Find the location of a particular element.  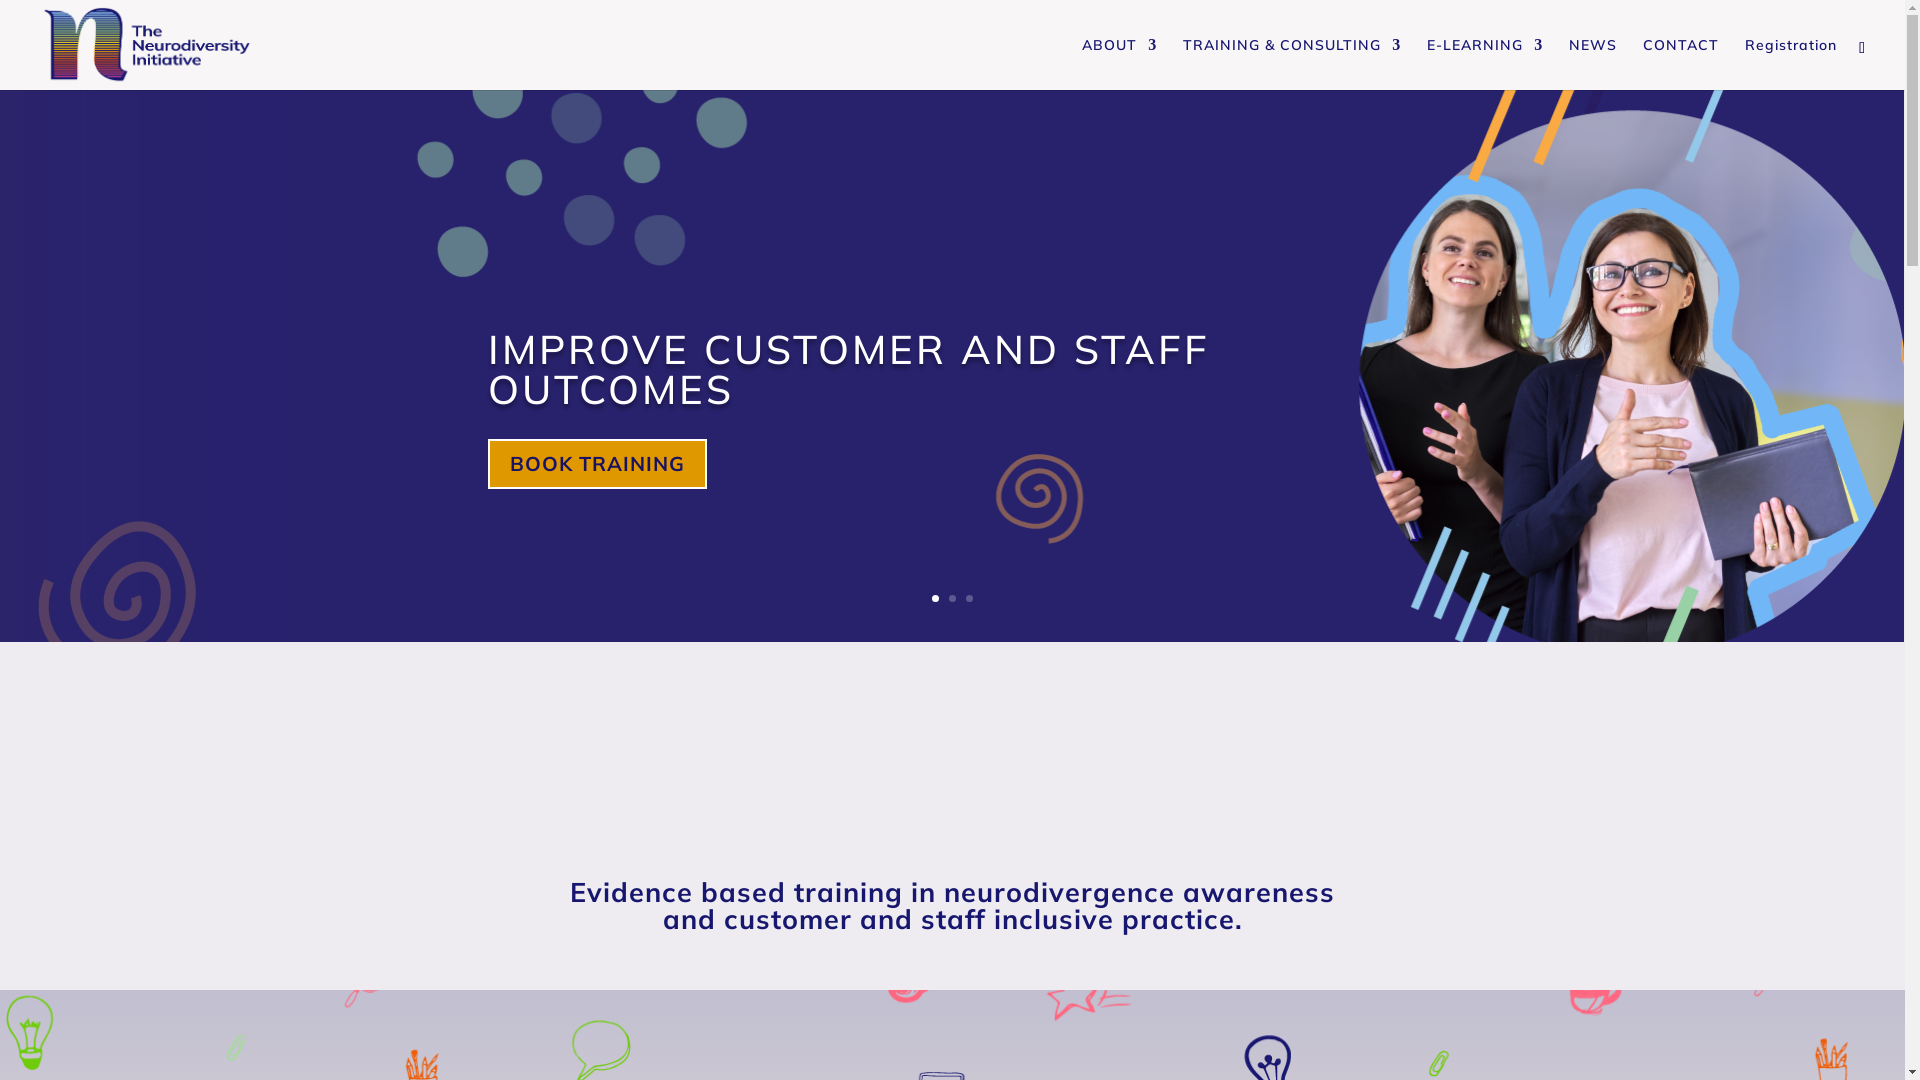

'1' is located at coordinates (930, 597).